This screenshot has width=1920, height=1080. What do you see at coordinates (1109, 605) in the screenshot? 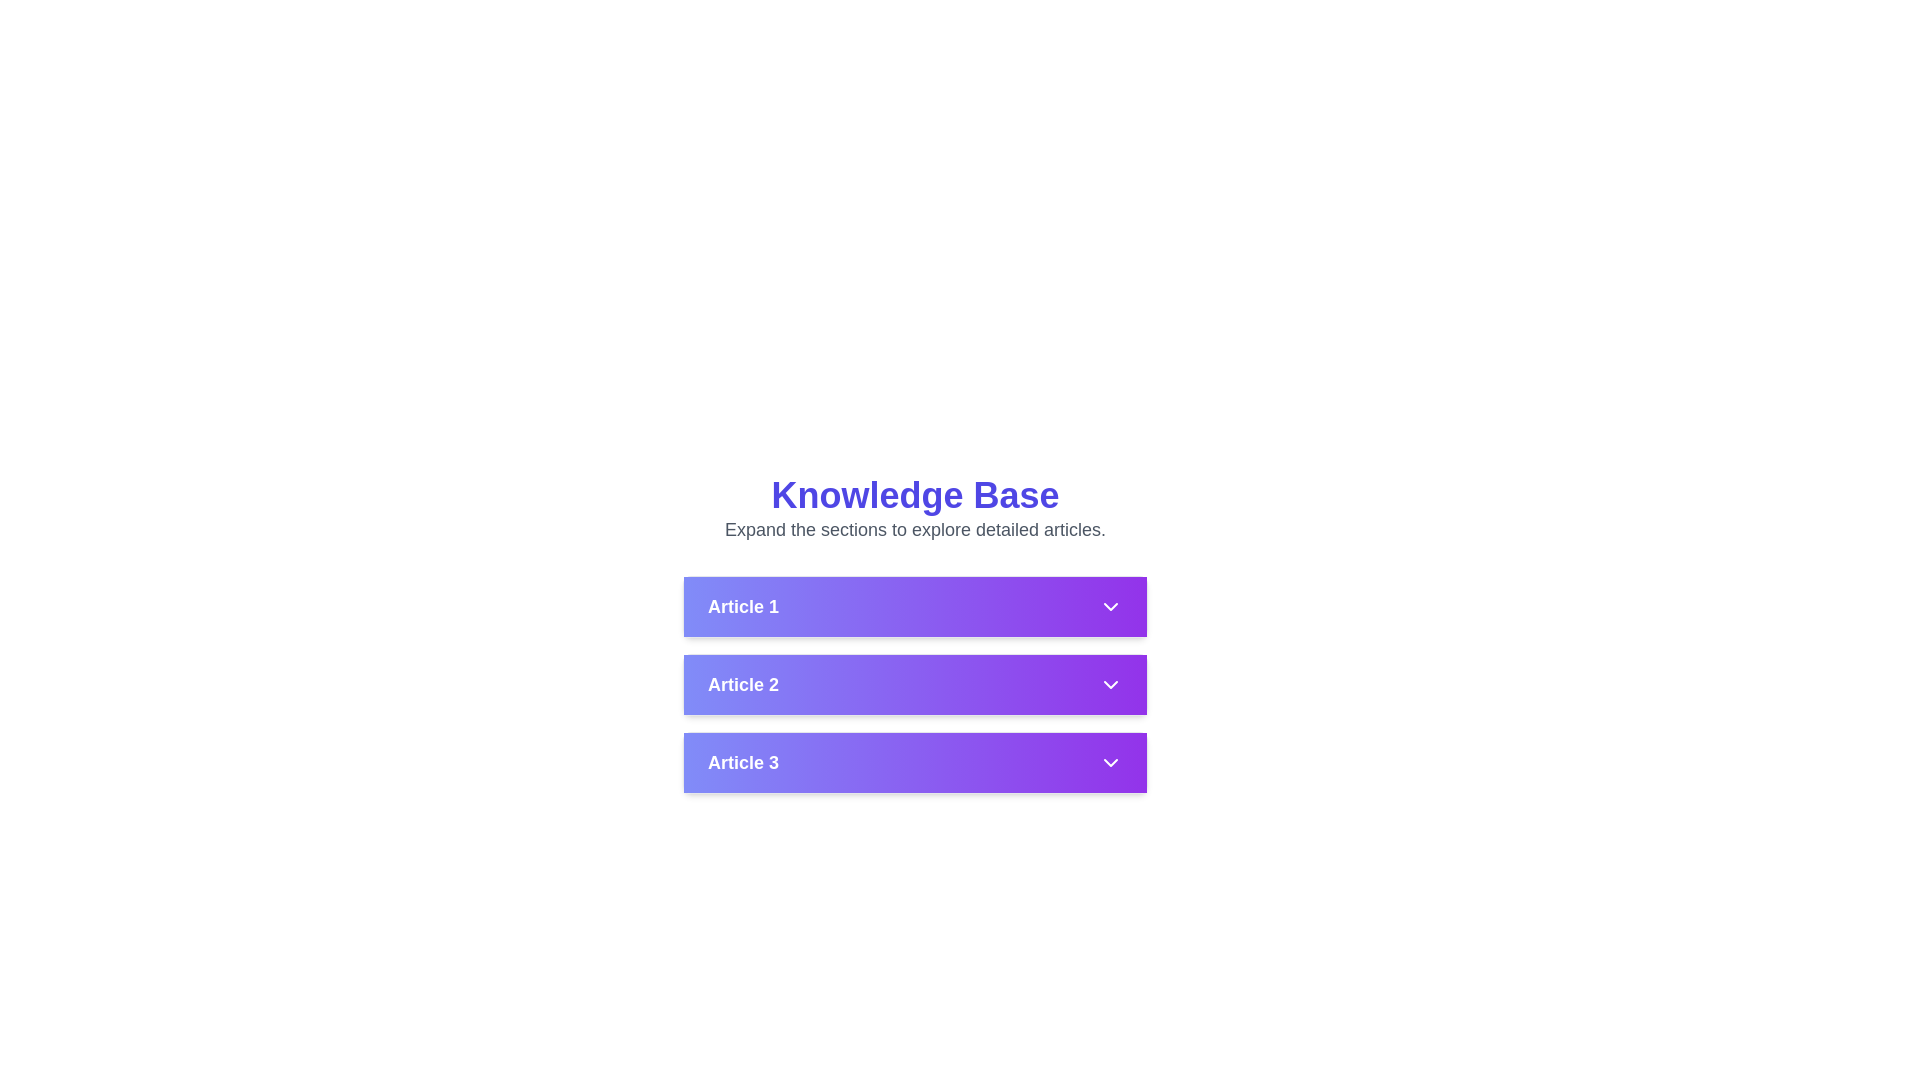
I see `the dropdown toggle icon located to the far-right of the 'Article 1' section` at bounding box center [1109, 605].